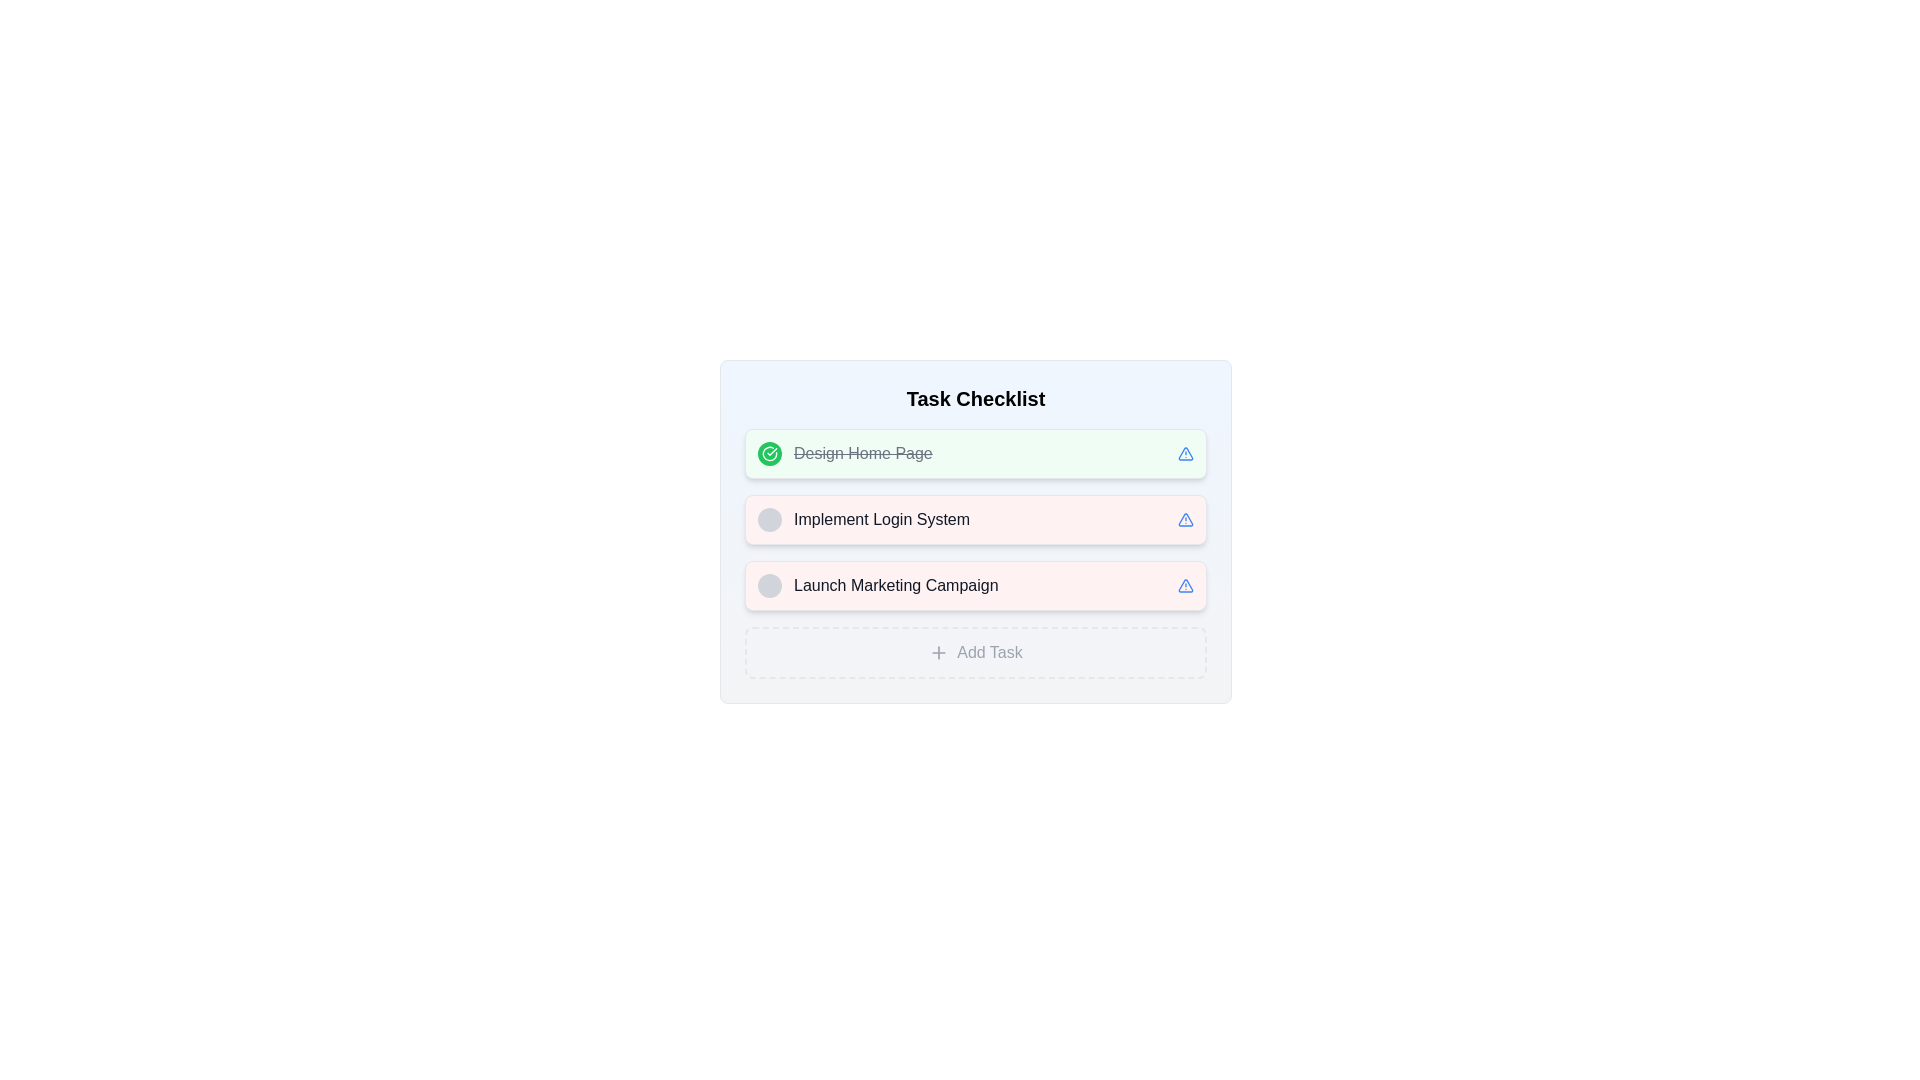 This screenshot has width=1920, height=1080. Describe the element at coordinates (863, 454) in the screenshot. I see `the checklist task labeled 'Design Home Page', which is visually indicated as completed with a strikethrough style and is the first item in the checklist interface` at that location.